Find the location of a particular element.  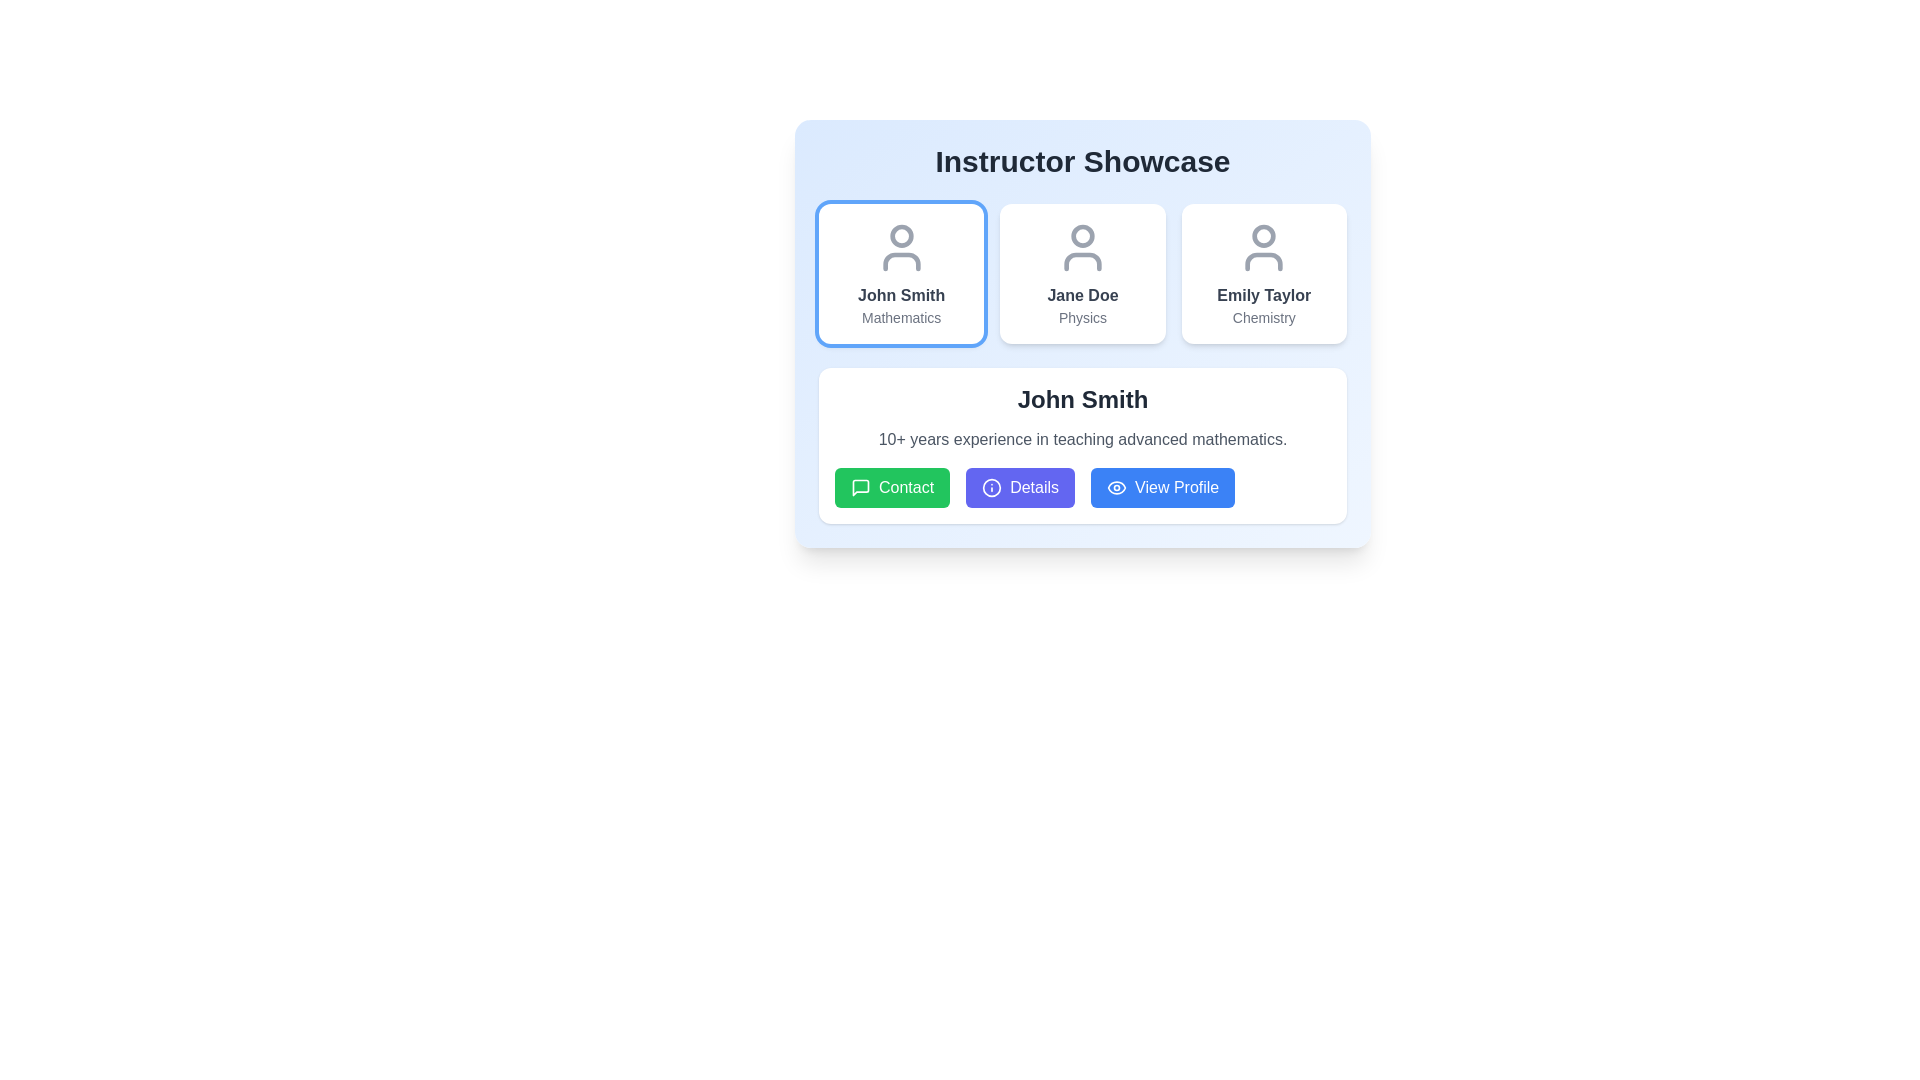

the grouped collection of buttons related to 'John Smith's' profile is located at coordinates (1082, 488).